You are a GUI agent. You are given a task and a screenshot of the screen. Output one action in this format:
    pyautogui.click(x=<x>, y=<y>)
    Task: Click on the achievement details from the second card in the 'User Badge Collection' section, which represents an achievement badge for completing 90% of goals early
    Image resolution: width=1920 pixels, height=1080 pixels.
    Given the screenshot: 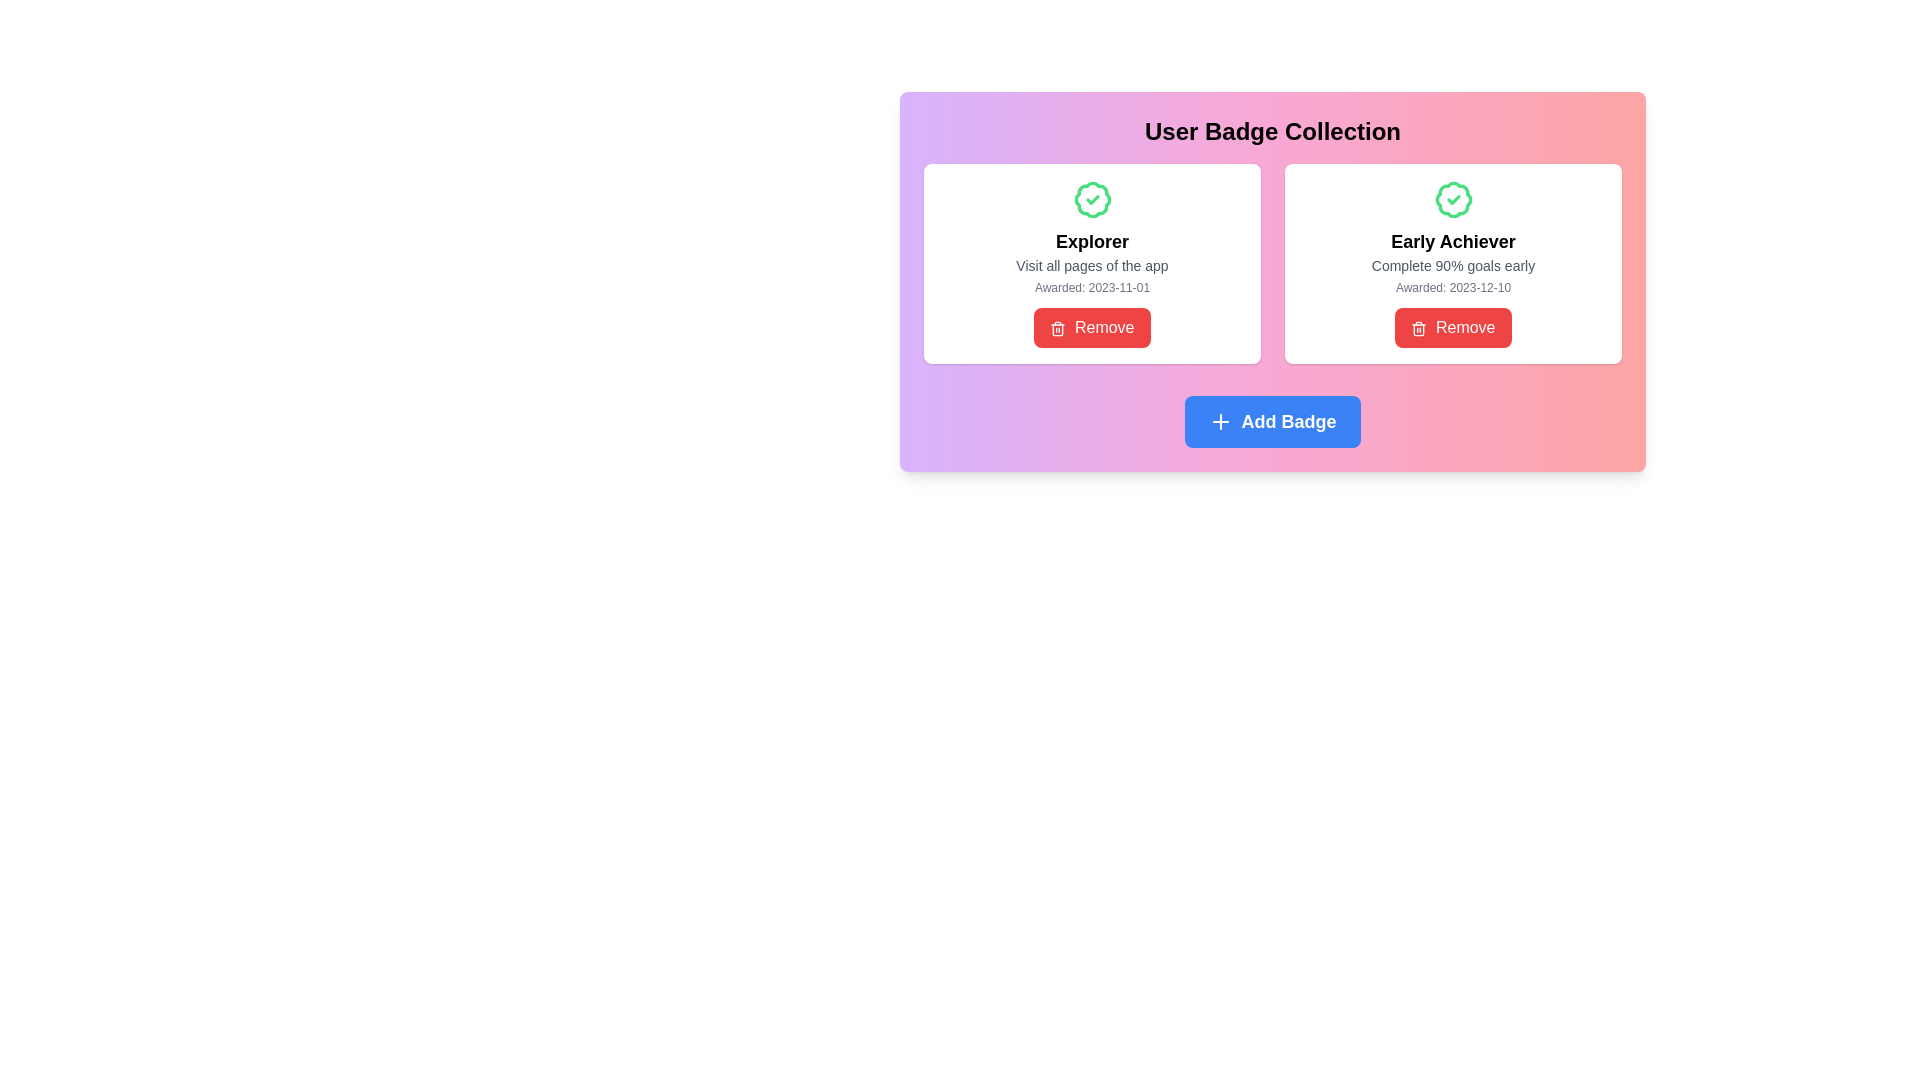 What is the action you would take?
    pyautogui.click(x=1453, y=262)
    